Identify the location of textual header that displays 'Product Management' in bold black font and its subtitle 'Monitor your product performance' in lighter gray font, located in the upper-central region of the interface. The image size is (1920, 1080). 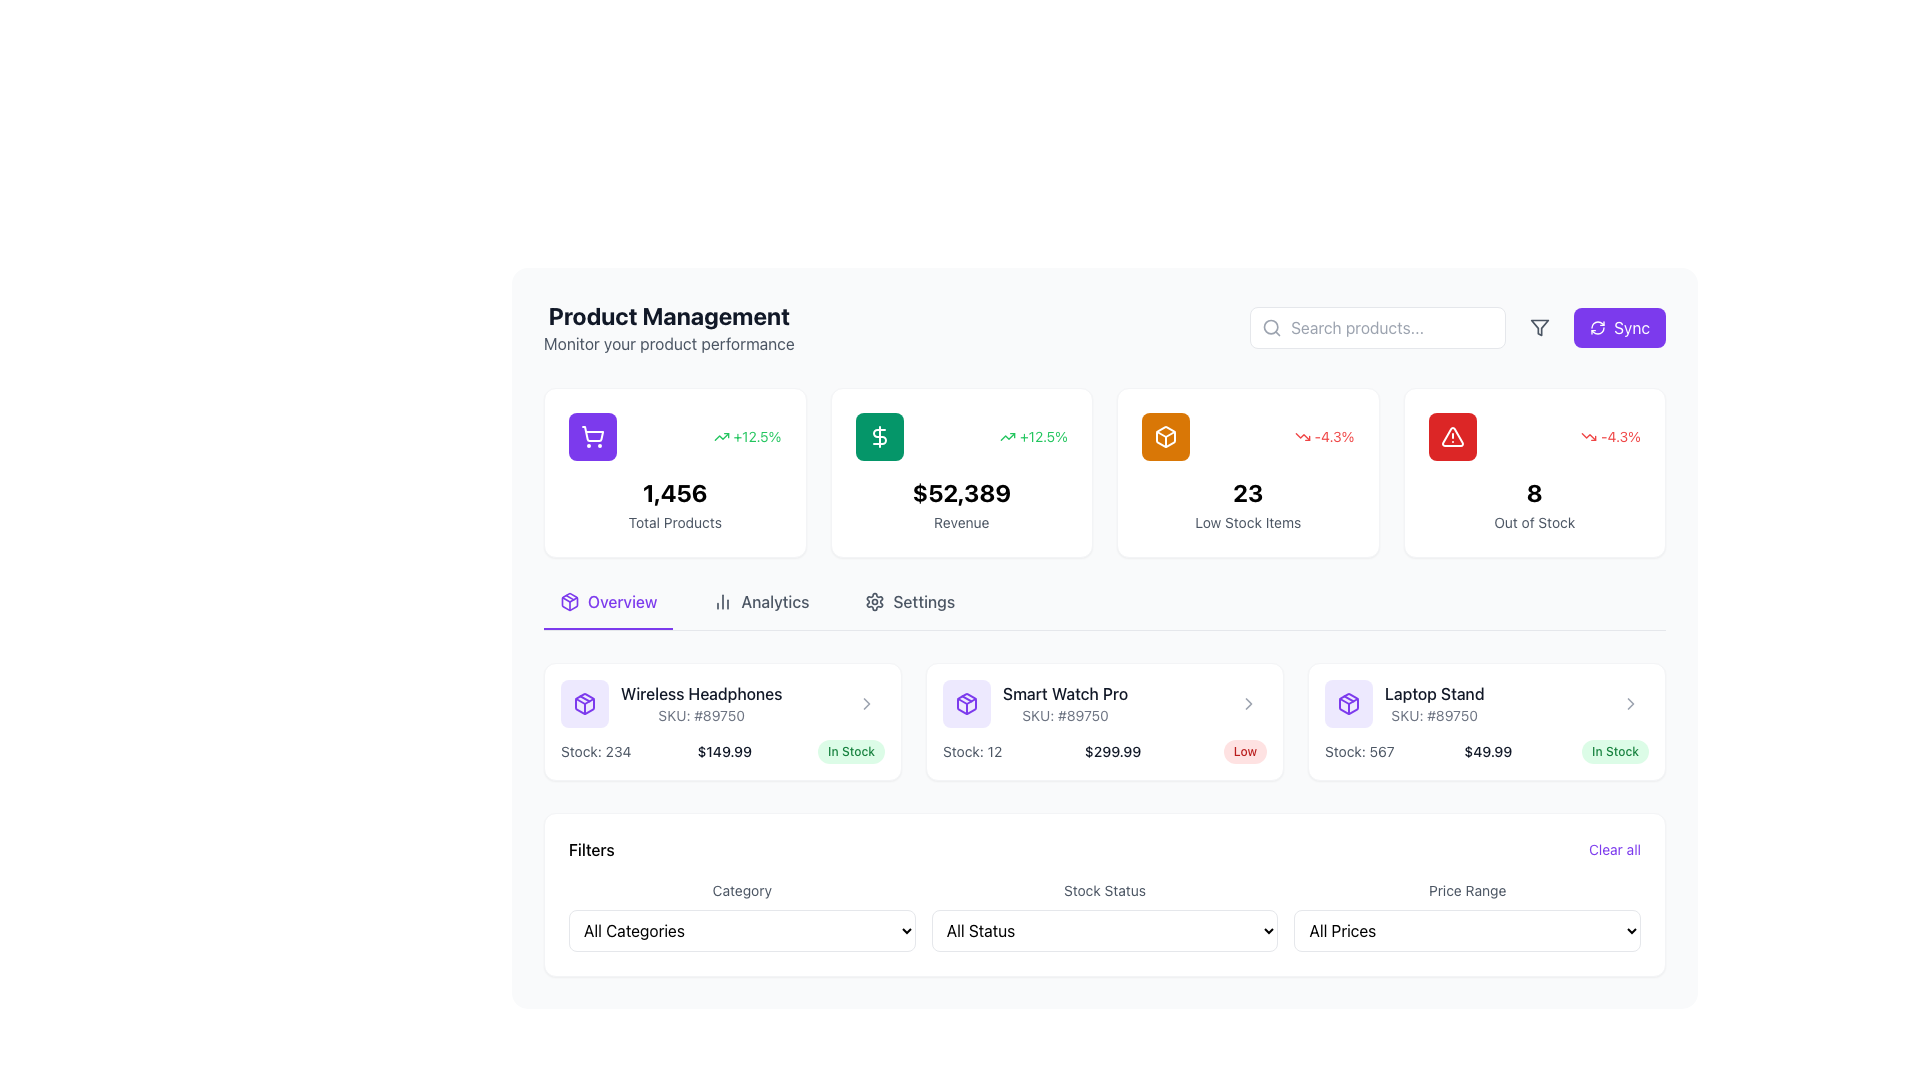
(669, 326).